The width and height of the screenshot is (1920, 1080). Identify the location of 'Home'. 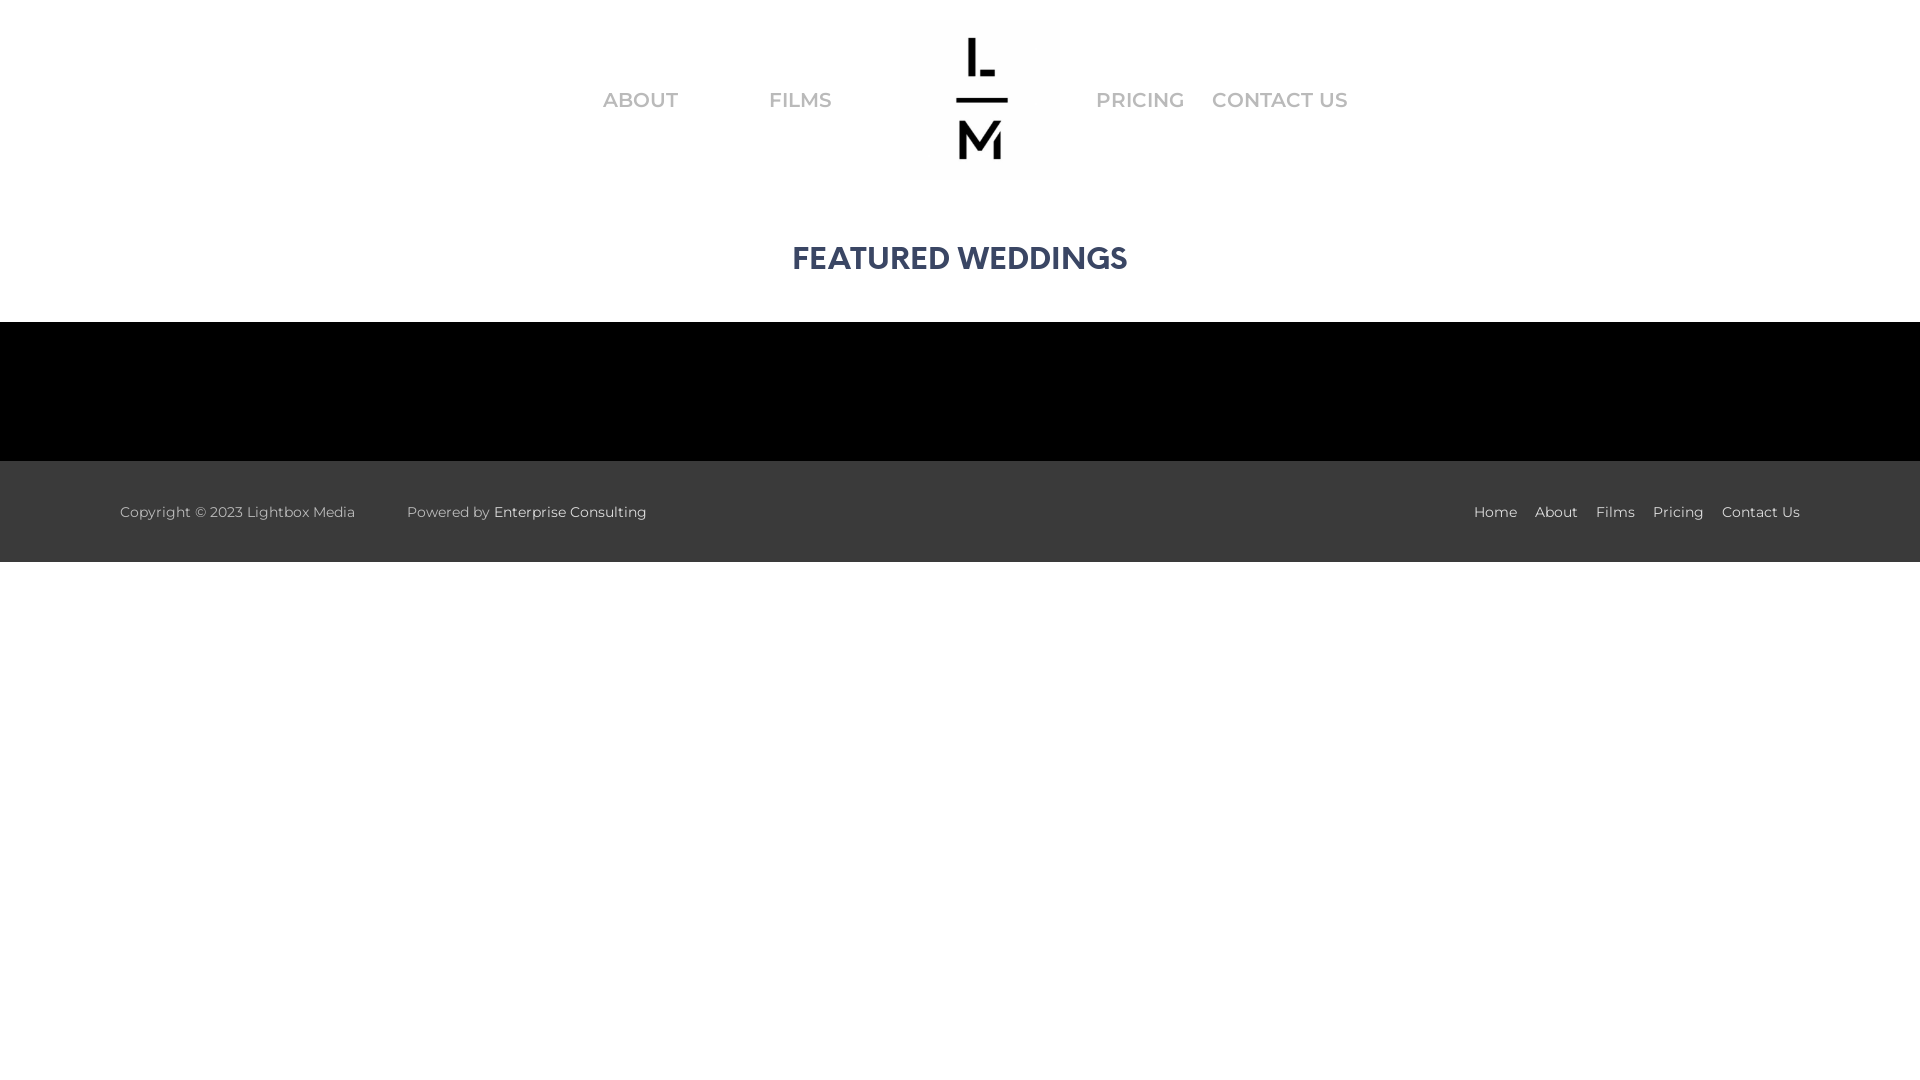
(1488, 511).